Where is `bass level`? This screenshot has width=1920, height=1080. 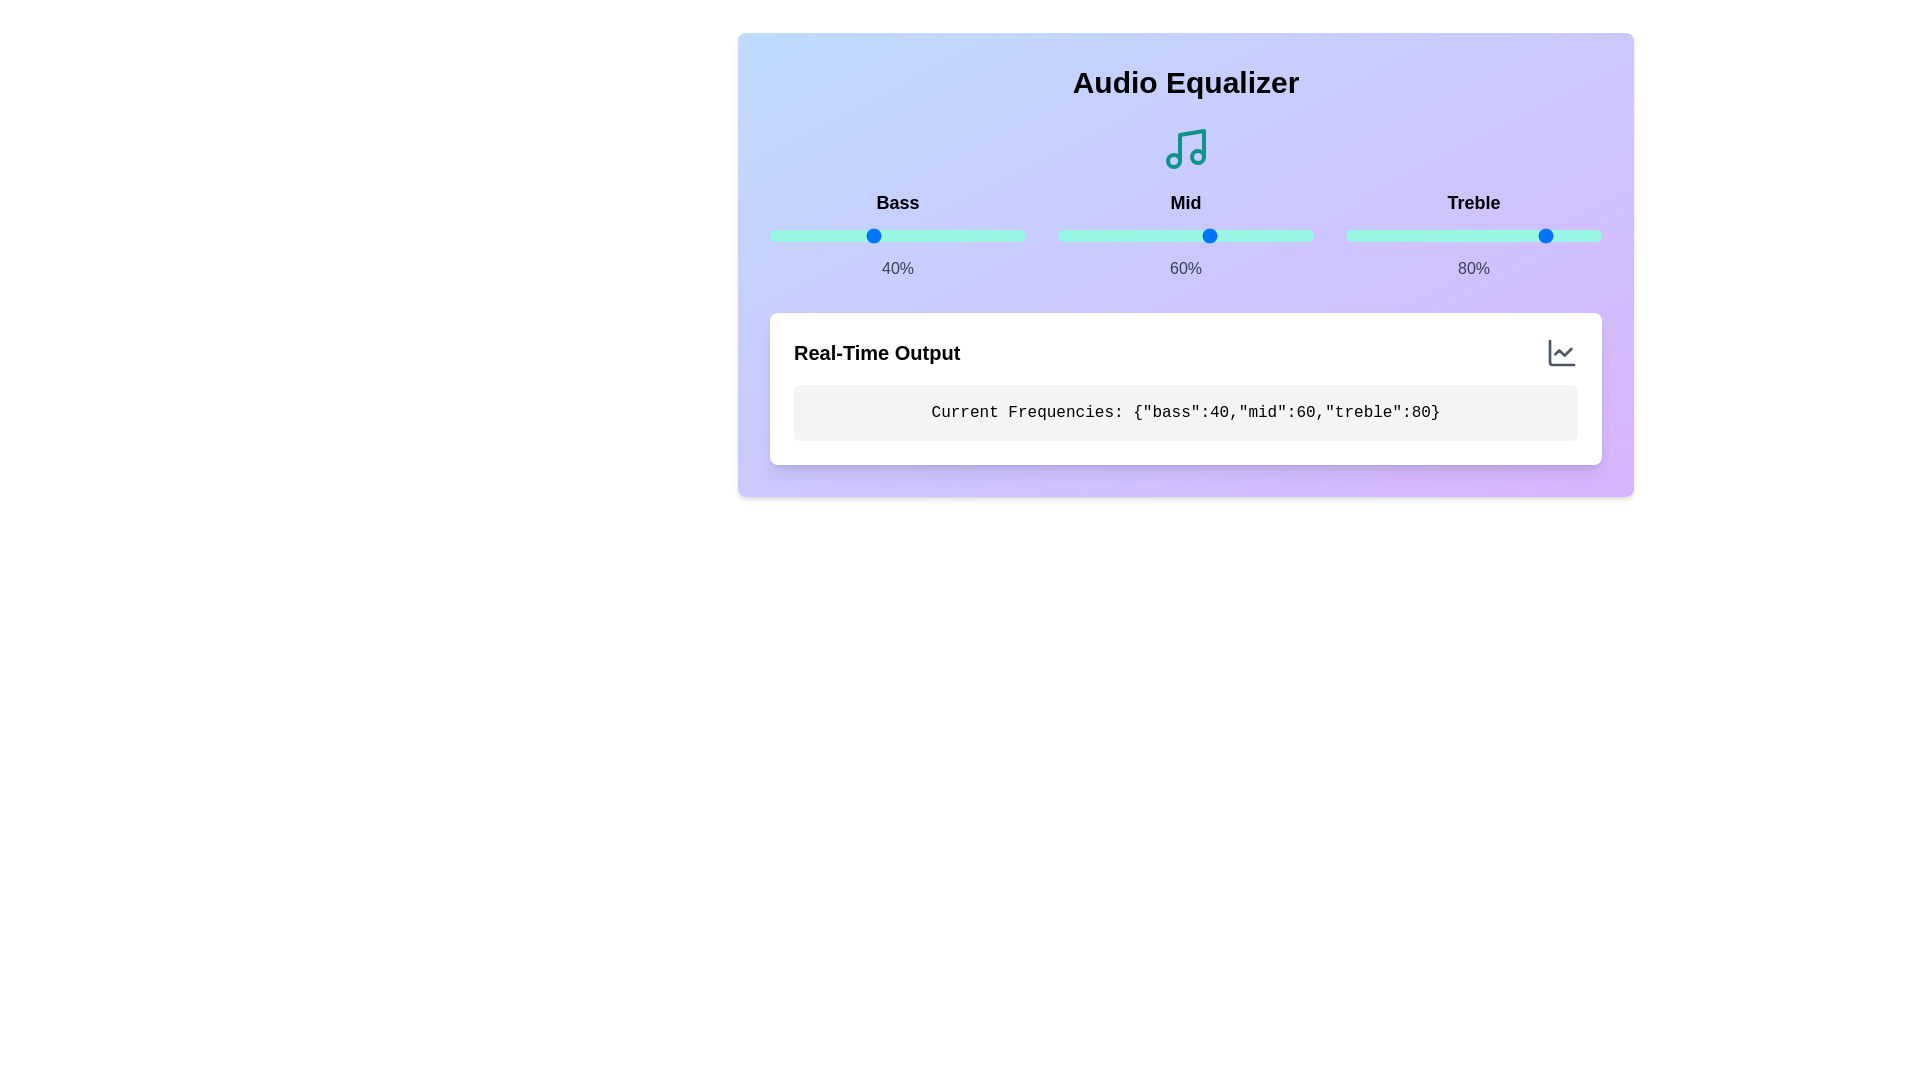 bass level is located at coordinates (779, 234).